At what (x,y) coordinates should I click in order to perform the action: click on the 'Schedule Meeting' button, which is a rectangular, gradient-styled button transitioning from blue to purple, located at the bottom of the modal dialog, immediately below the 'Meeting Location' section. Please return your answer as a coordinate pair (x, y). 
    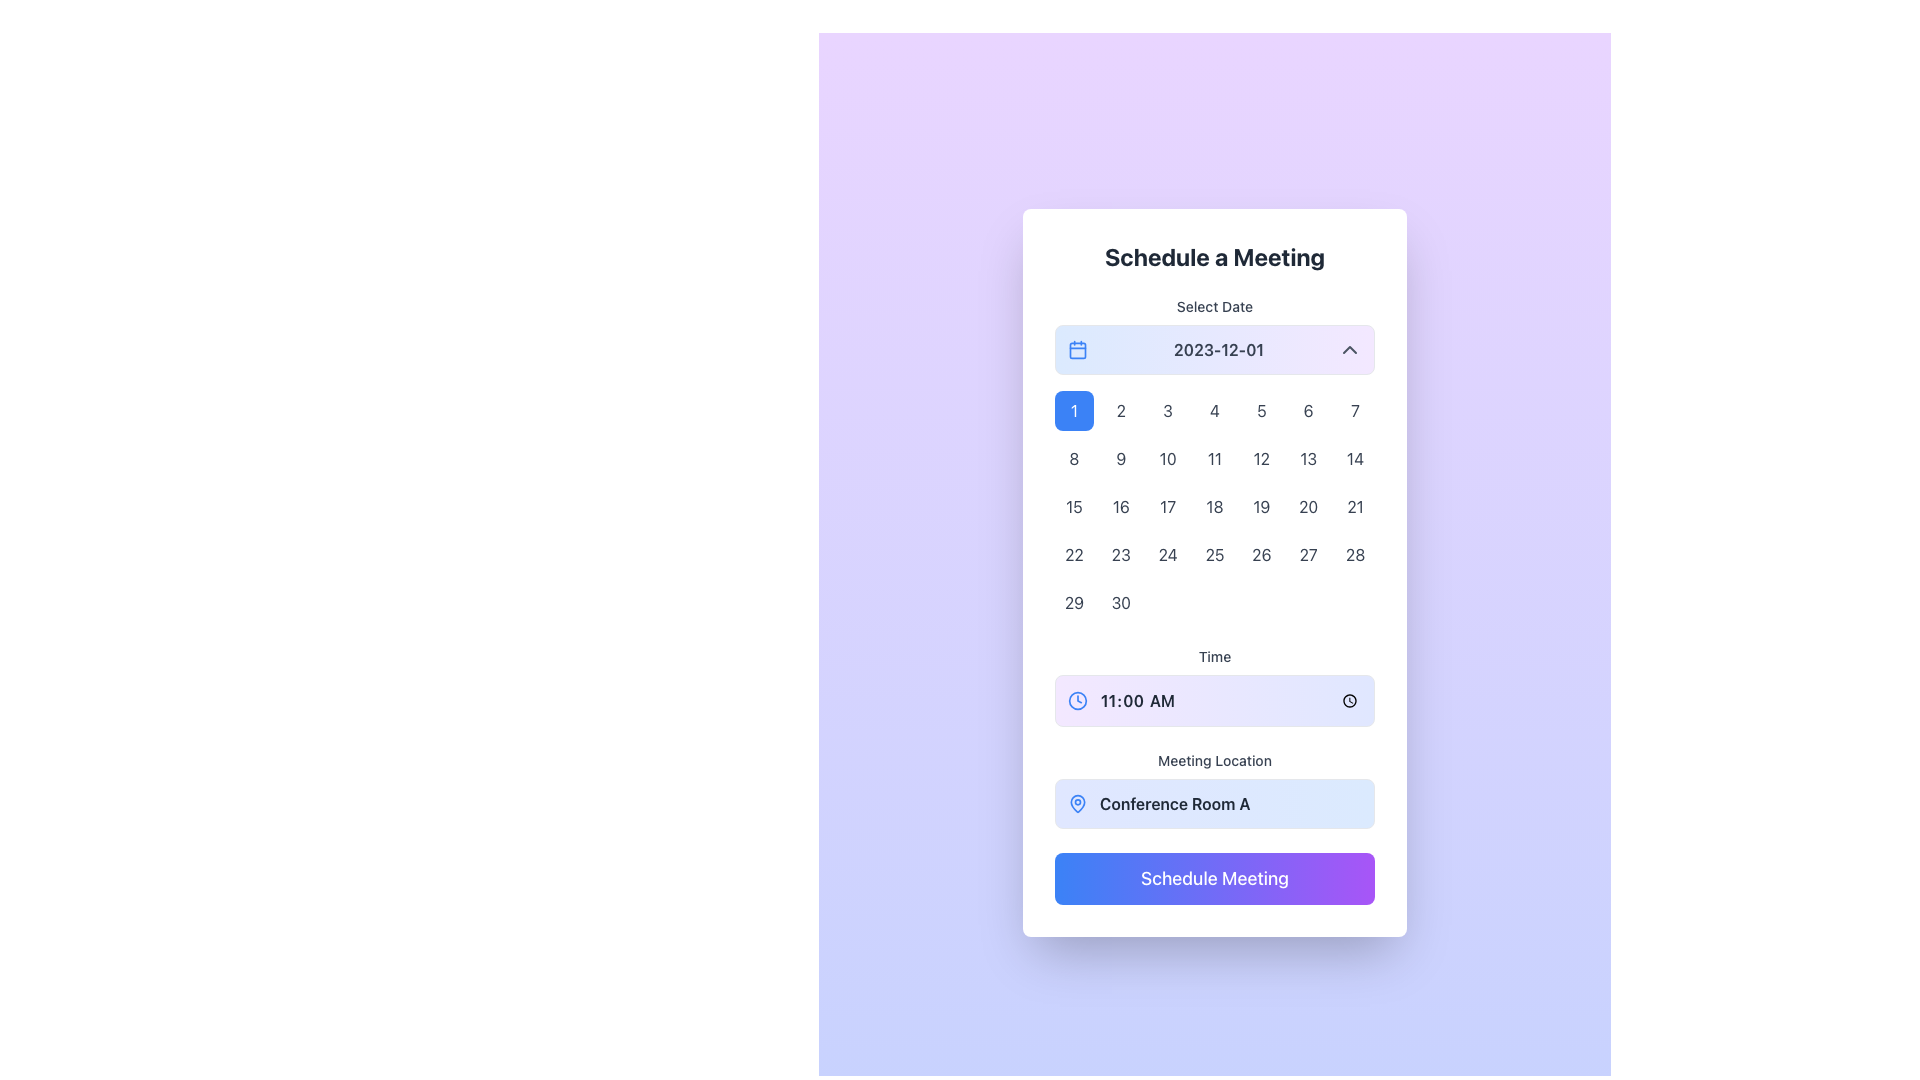
    Looking at the image, I should click on (1213, 878).